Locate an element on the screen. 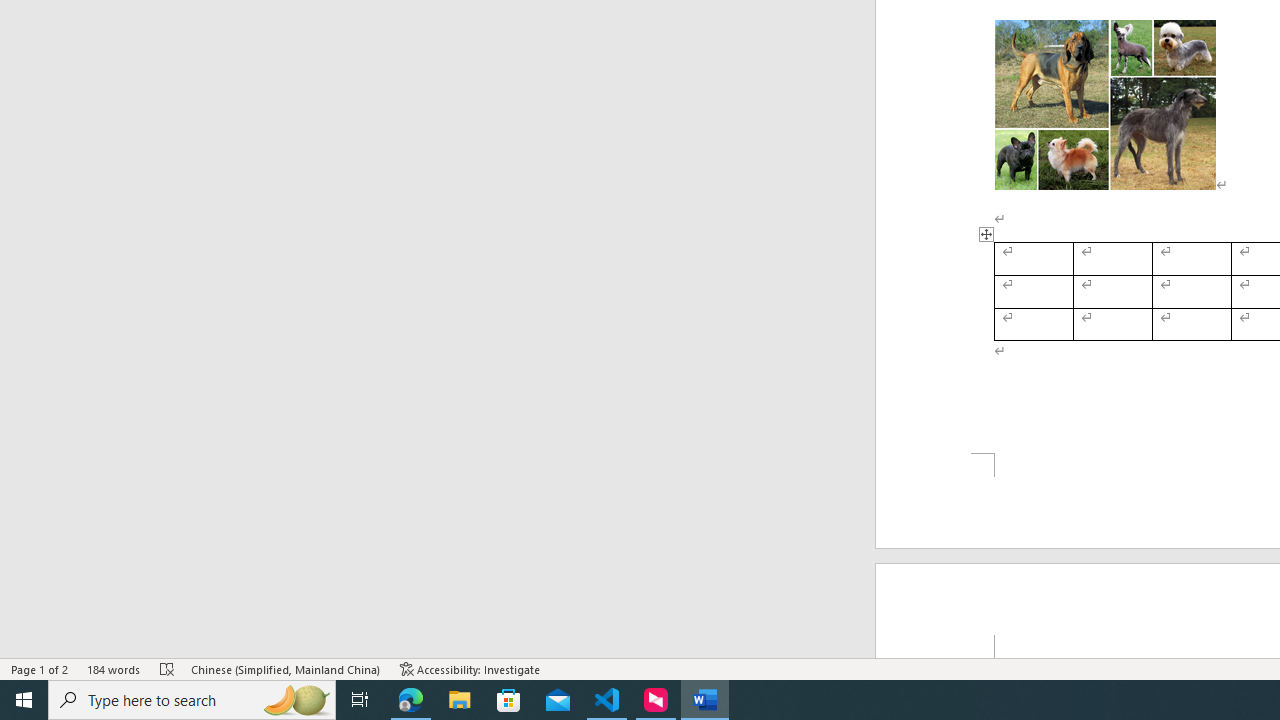 The height and width of the screenshot is (720, 1280). 'Task View' is located at coordinates (359, 698).